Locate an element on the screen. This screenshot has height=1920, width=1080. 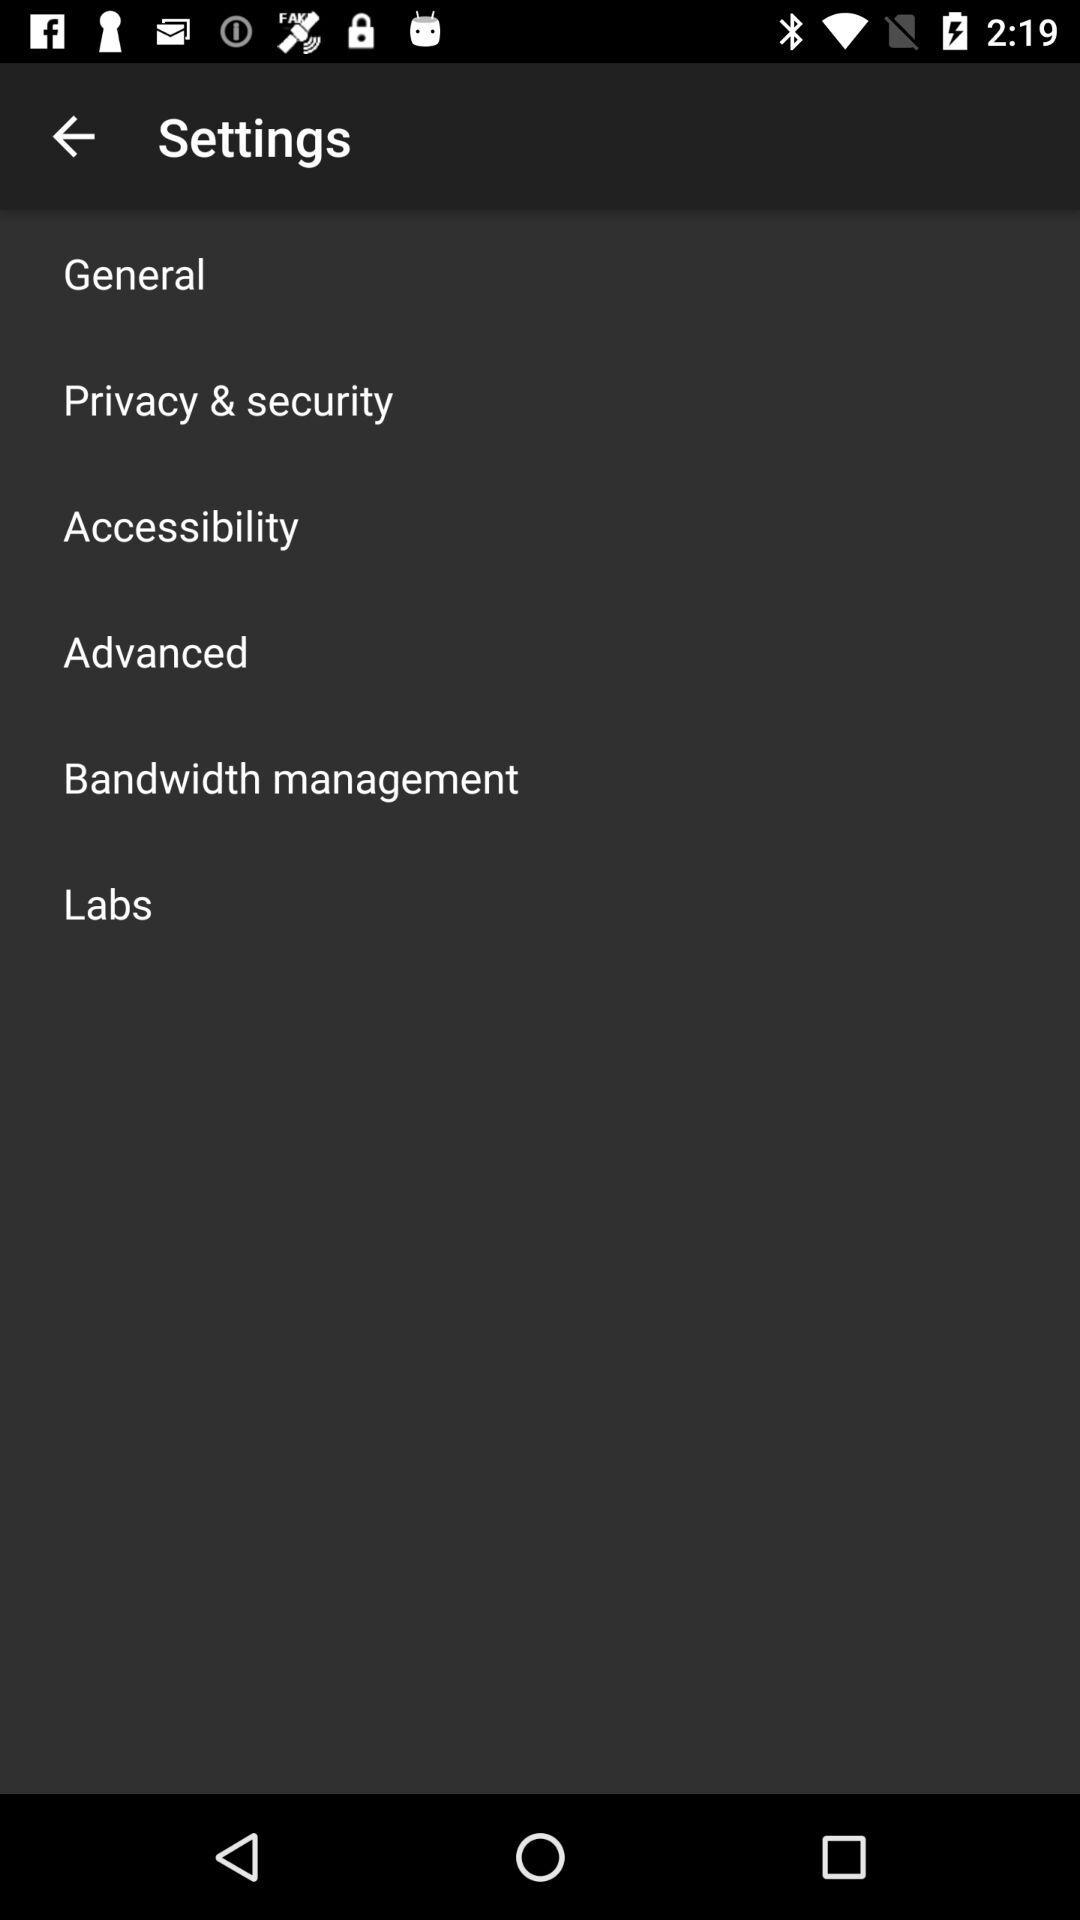
the icon above the general icon is located at coordinates (72, 135).